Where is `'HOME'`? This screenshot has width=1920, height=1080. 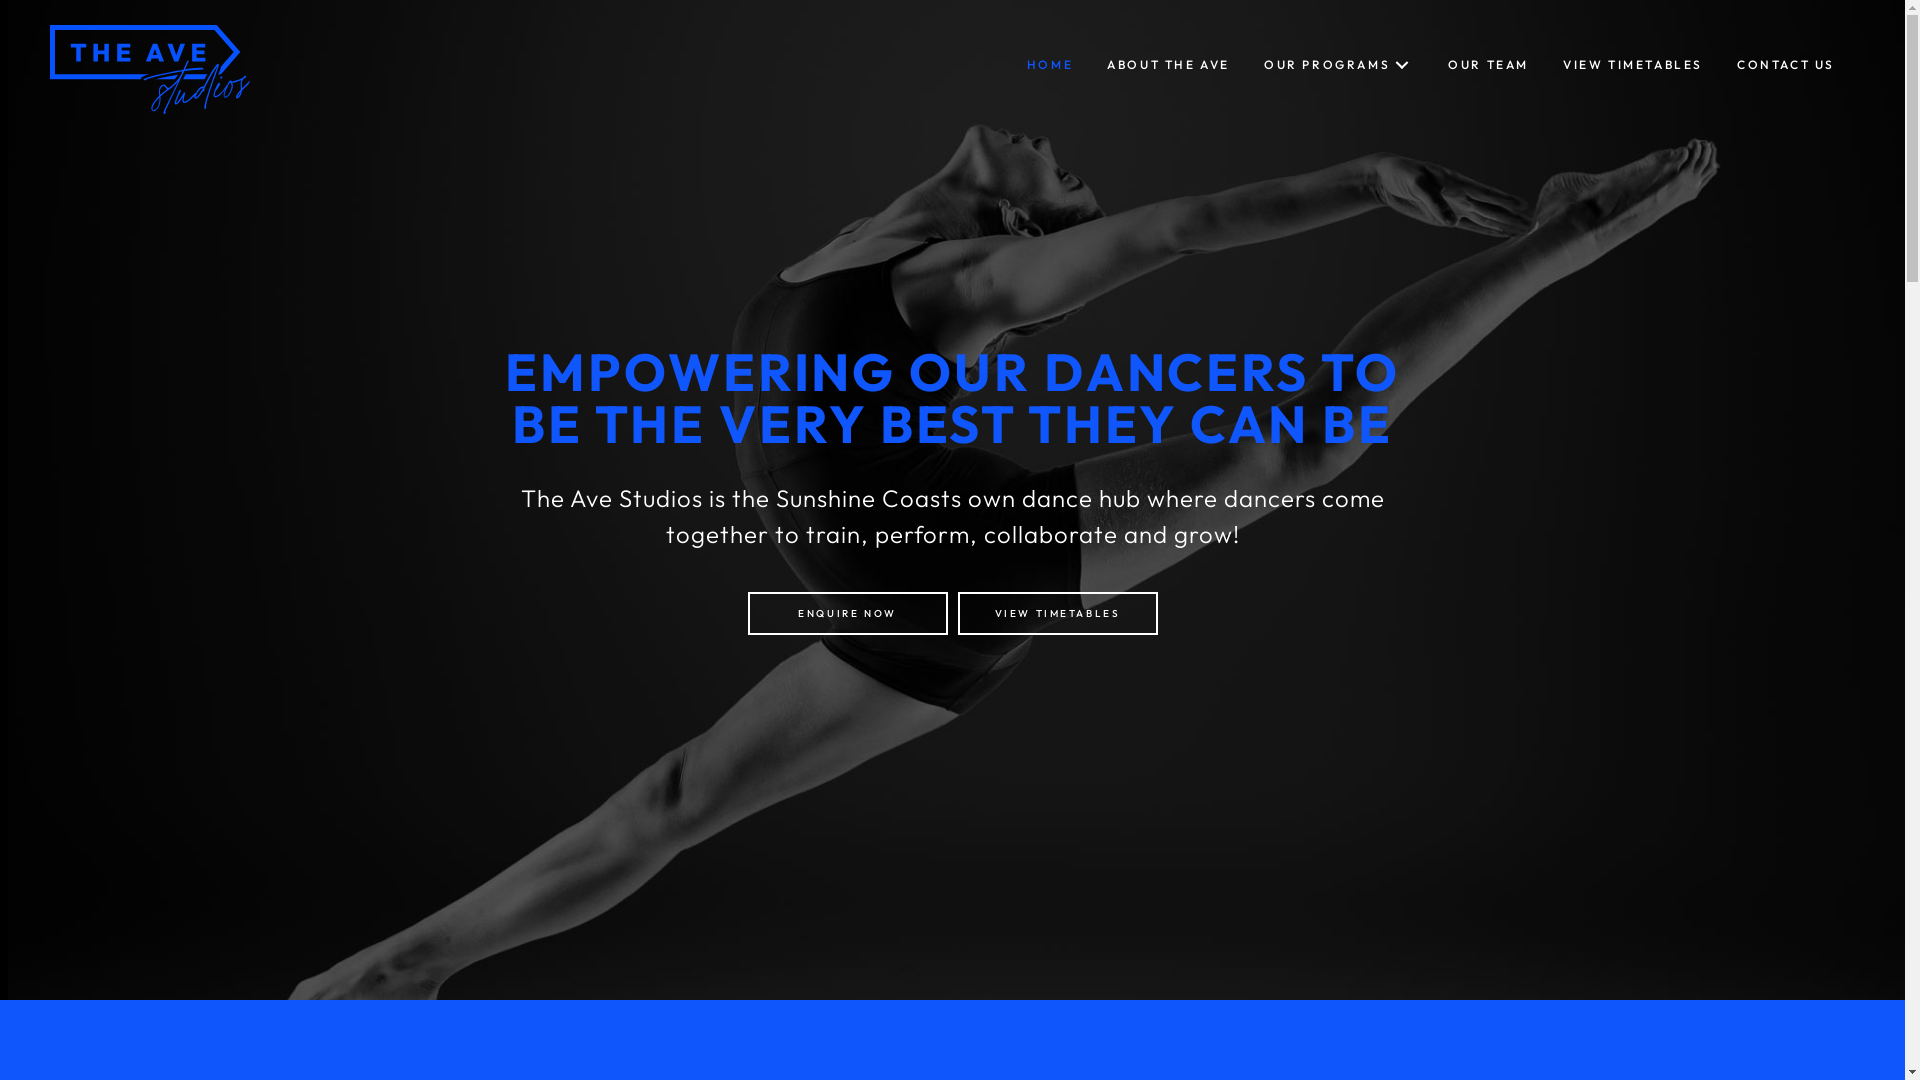
'HOME' is located at coordinates (1017, 64).